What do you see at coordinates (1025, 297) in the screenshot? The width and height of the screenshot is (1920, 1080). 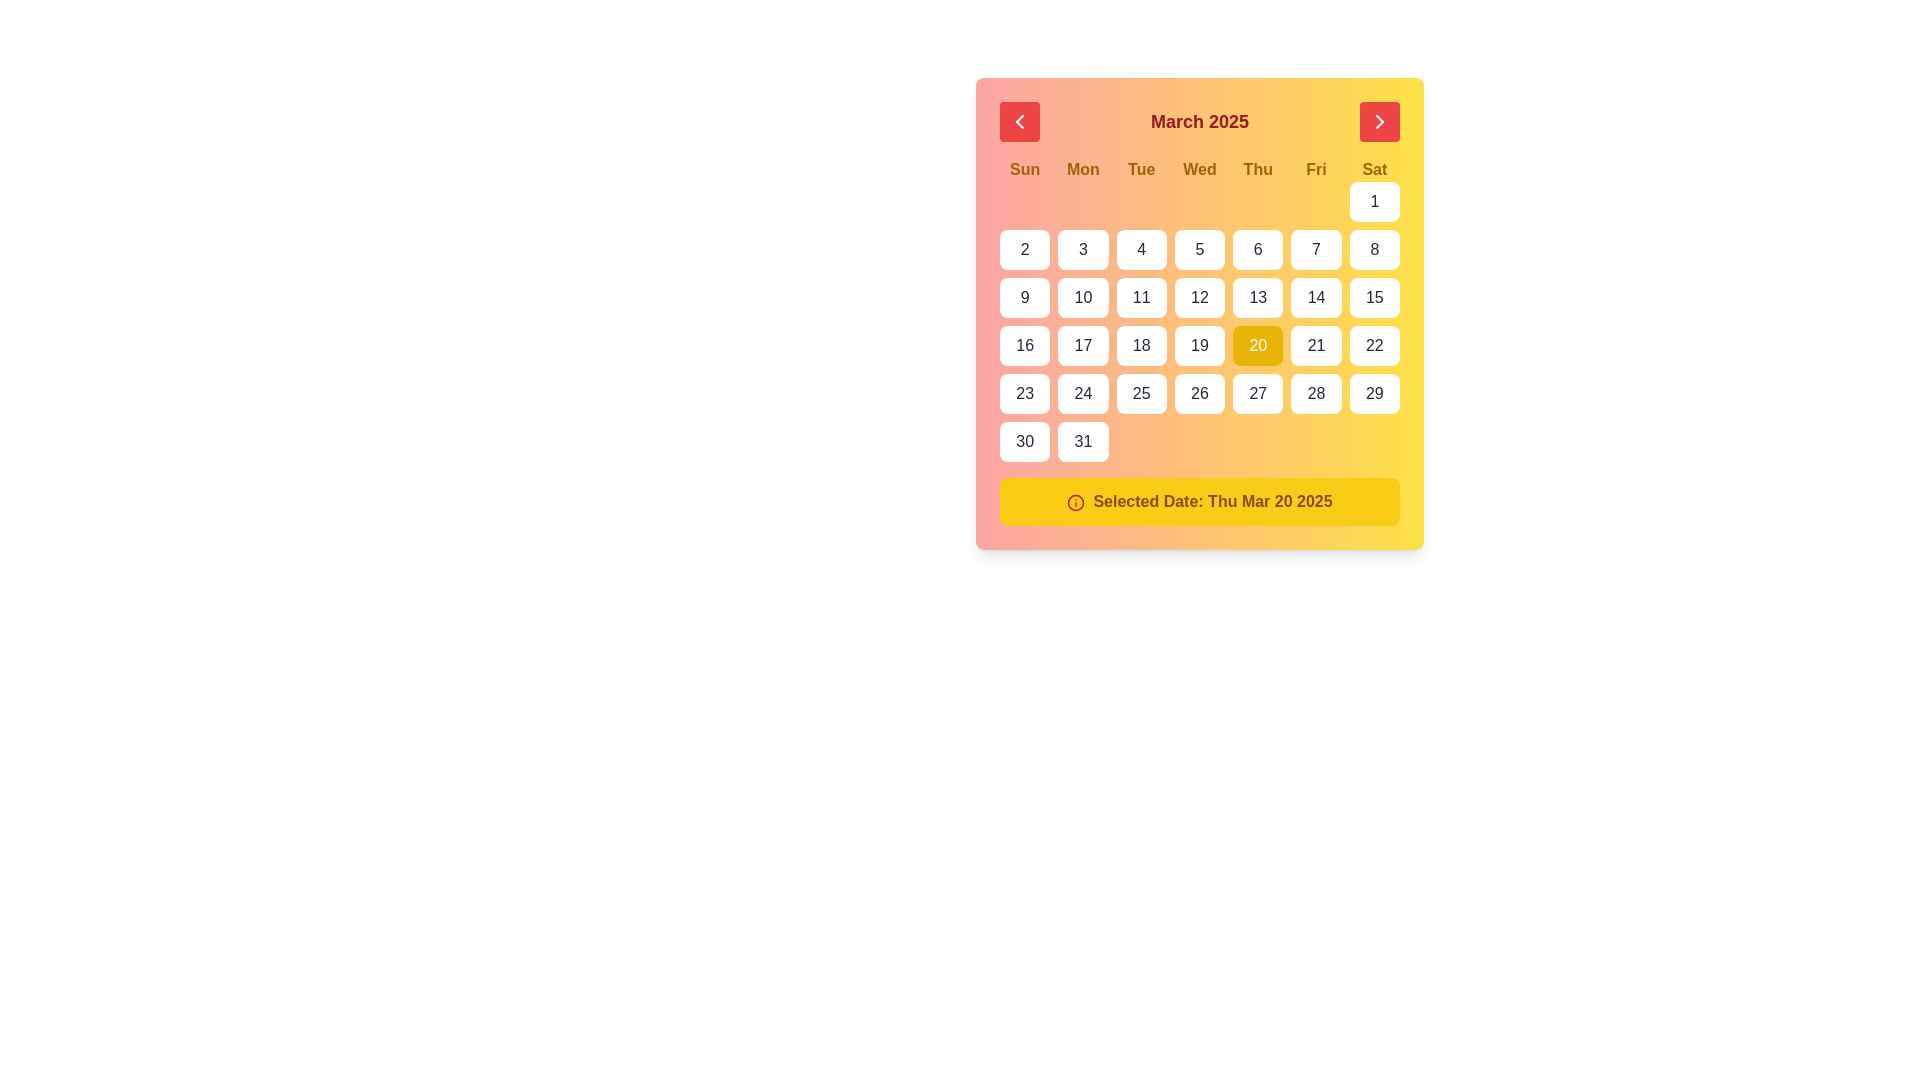 I see `the button representing the date '9' in the calendar` at bounding box center [1025, 297].